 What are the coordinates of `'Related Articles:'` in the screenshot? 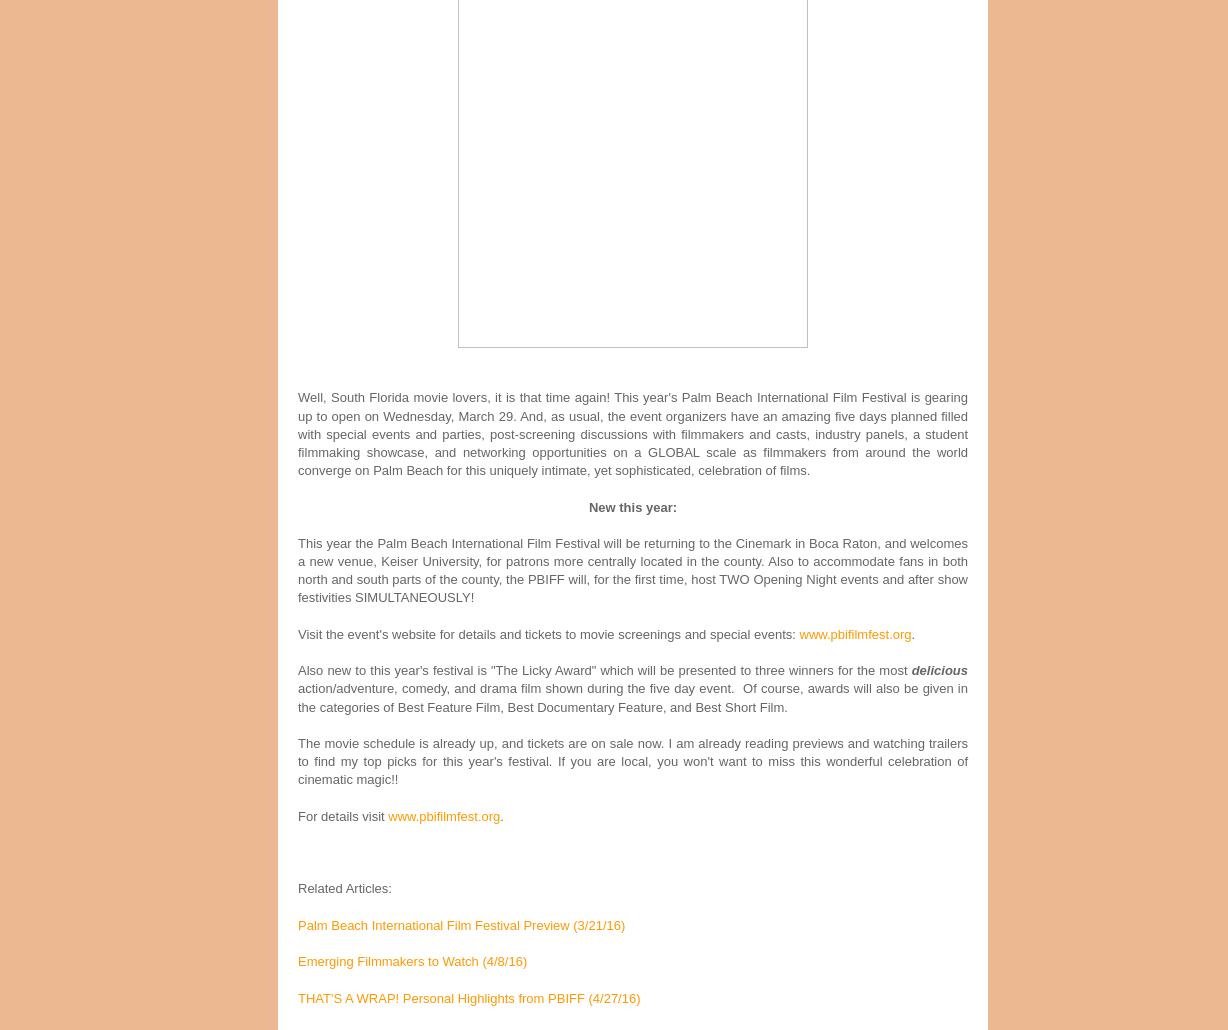 It's located at (346, 888).